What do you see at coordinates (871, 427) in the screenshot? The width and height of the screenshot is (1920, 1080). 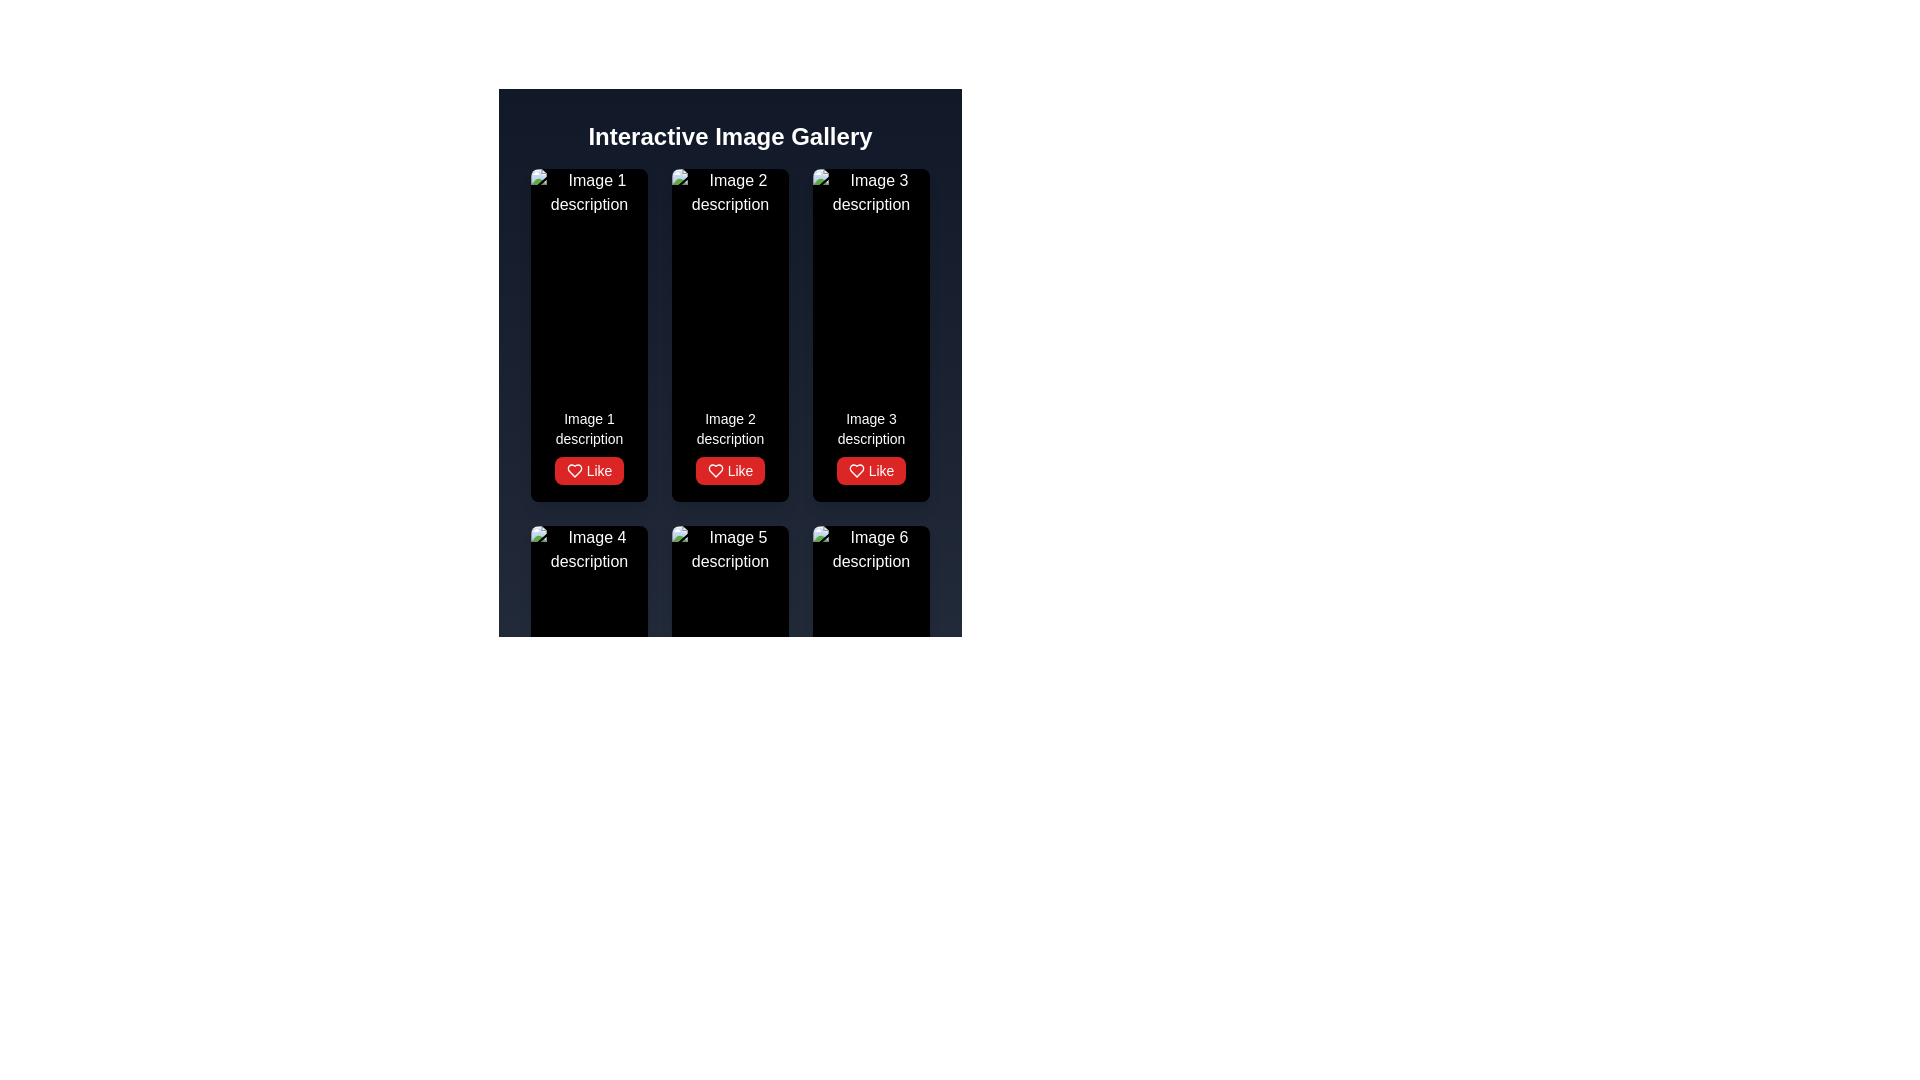 I see `the text label that provides context for the third image in the Interactive Image Gallery, located above the 'Like' button` at bounding box center [871, 427].